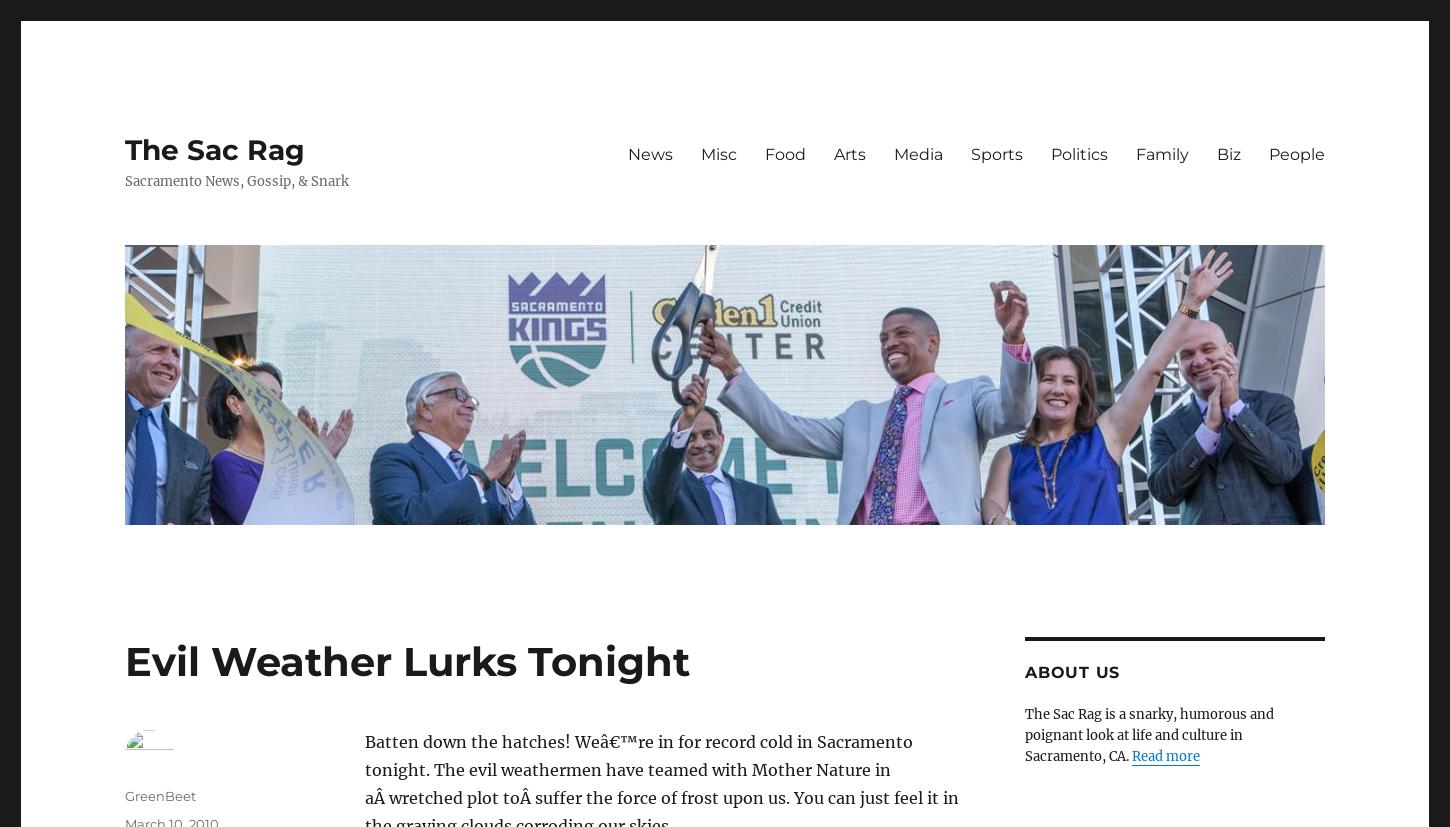  I want to click on 'Arts', so click(834, 153).